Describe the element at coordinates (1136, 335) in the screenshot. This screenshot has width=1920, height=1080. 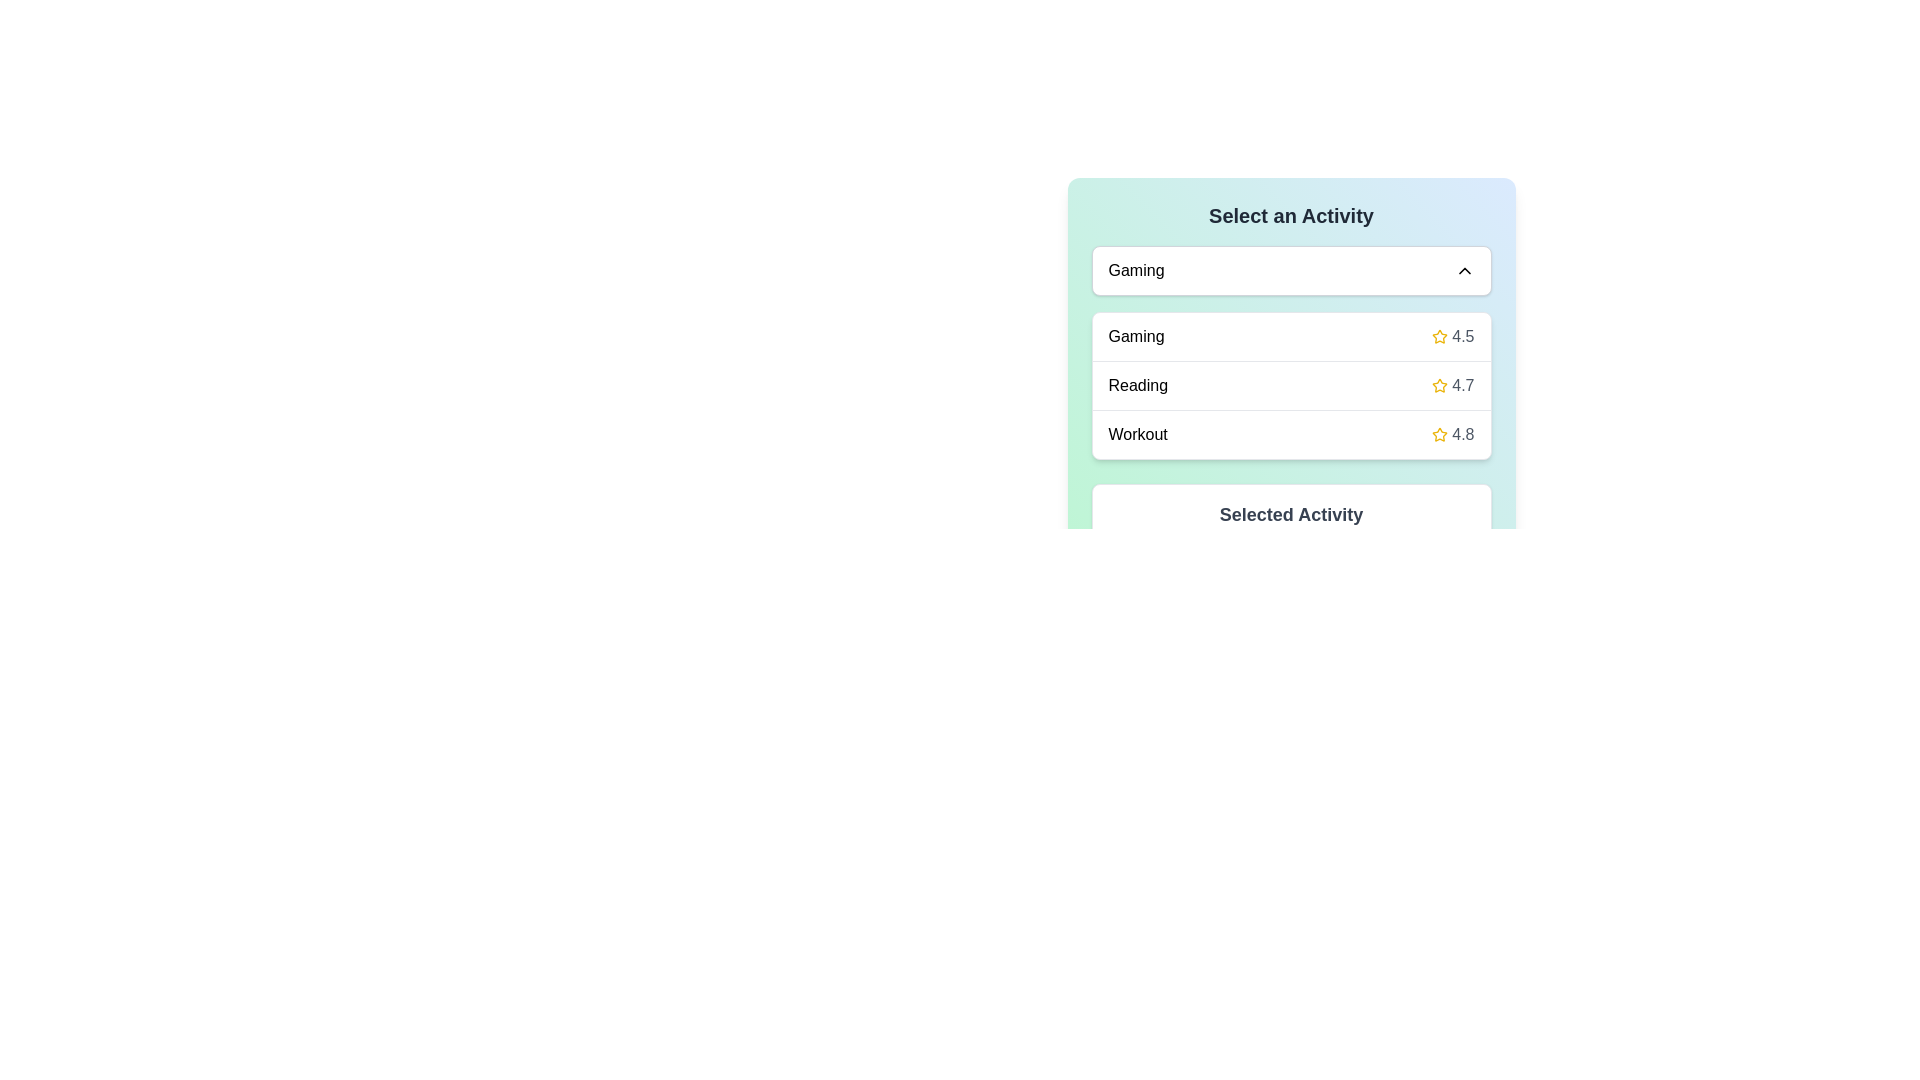
I see `the selectable option labeled 'Gaming' in the activity-selection interface` at that location.